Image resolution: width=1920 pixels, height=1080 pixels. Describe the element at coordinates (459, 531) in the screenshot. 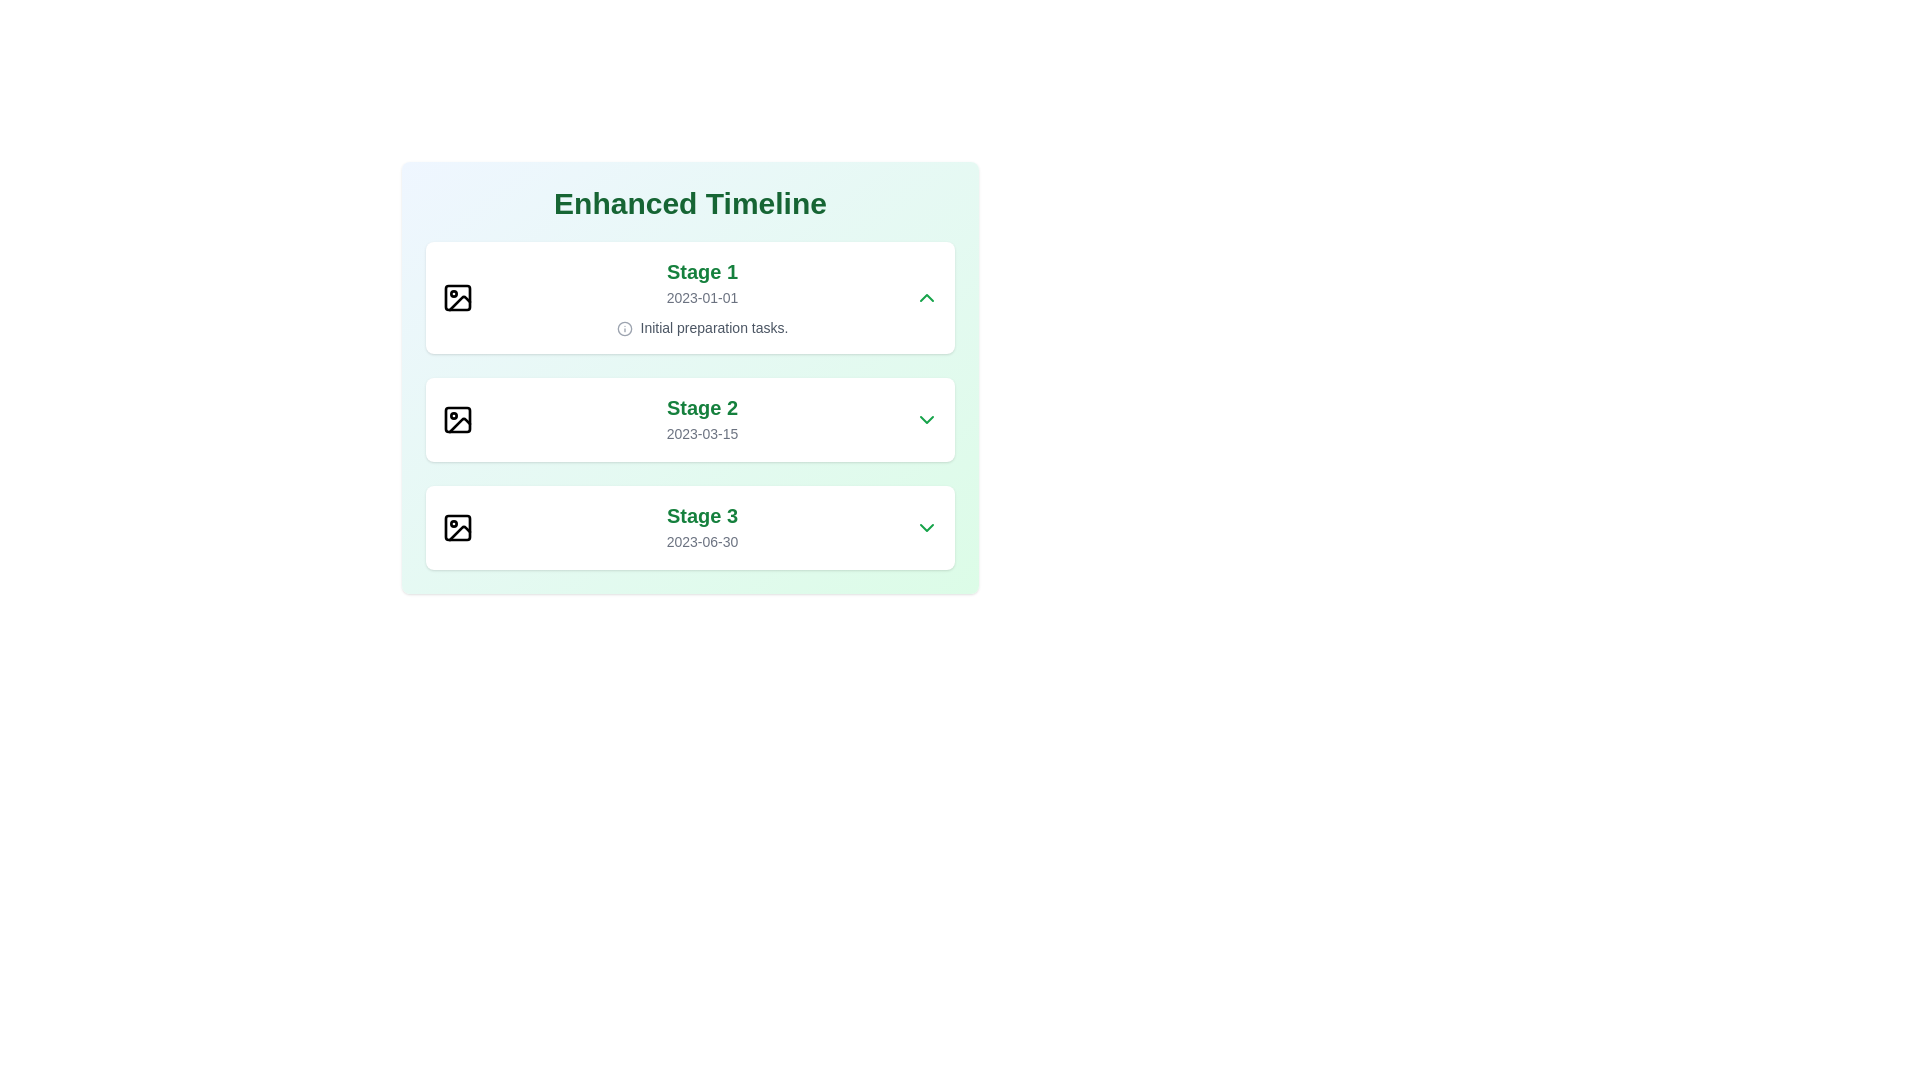

I see `the photo icon element adjacent to the heading for 'Stage 3', which features an angular line pattern in its lower-left region` at that location.